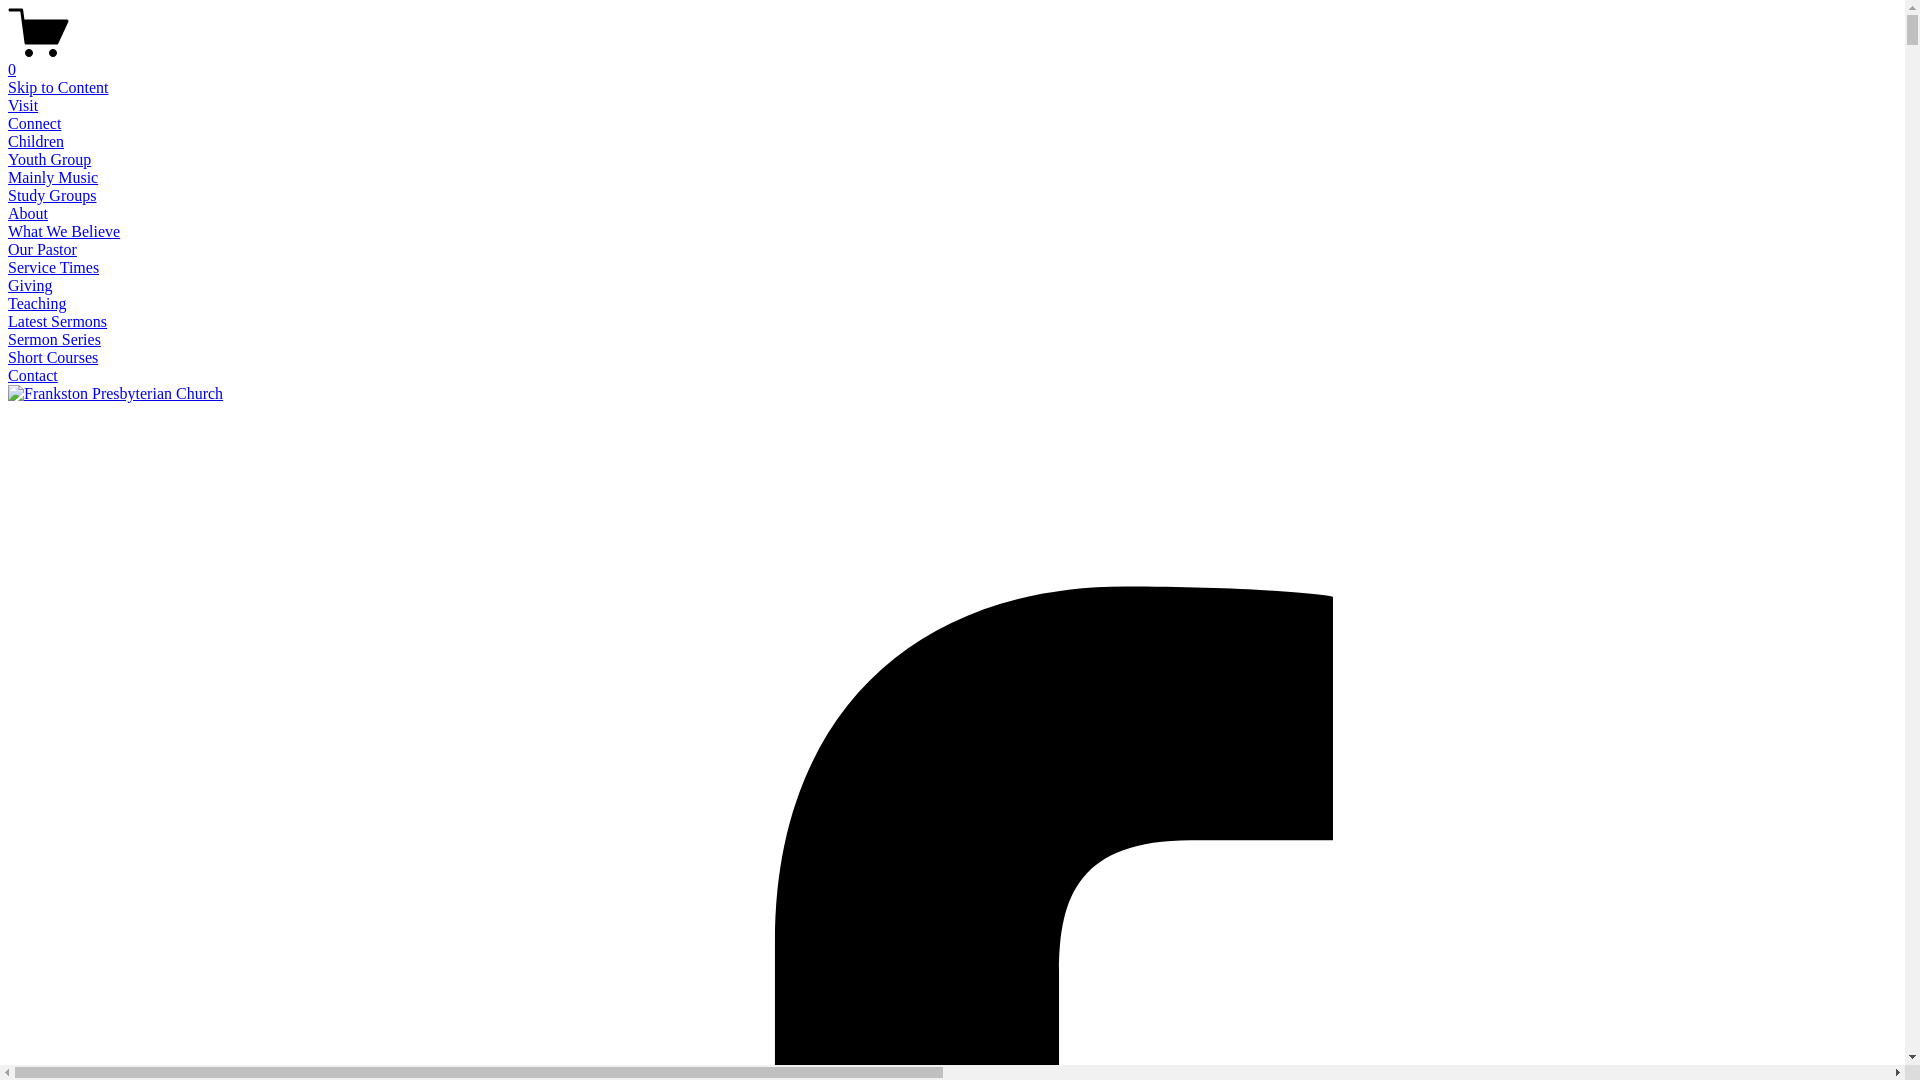 The width and height of the screenshot is (1920, 1080). Describe the element at coordinates (53, 266) in the screenshot. I see `'Service Times'` at that location.